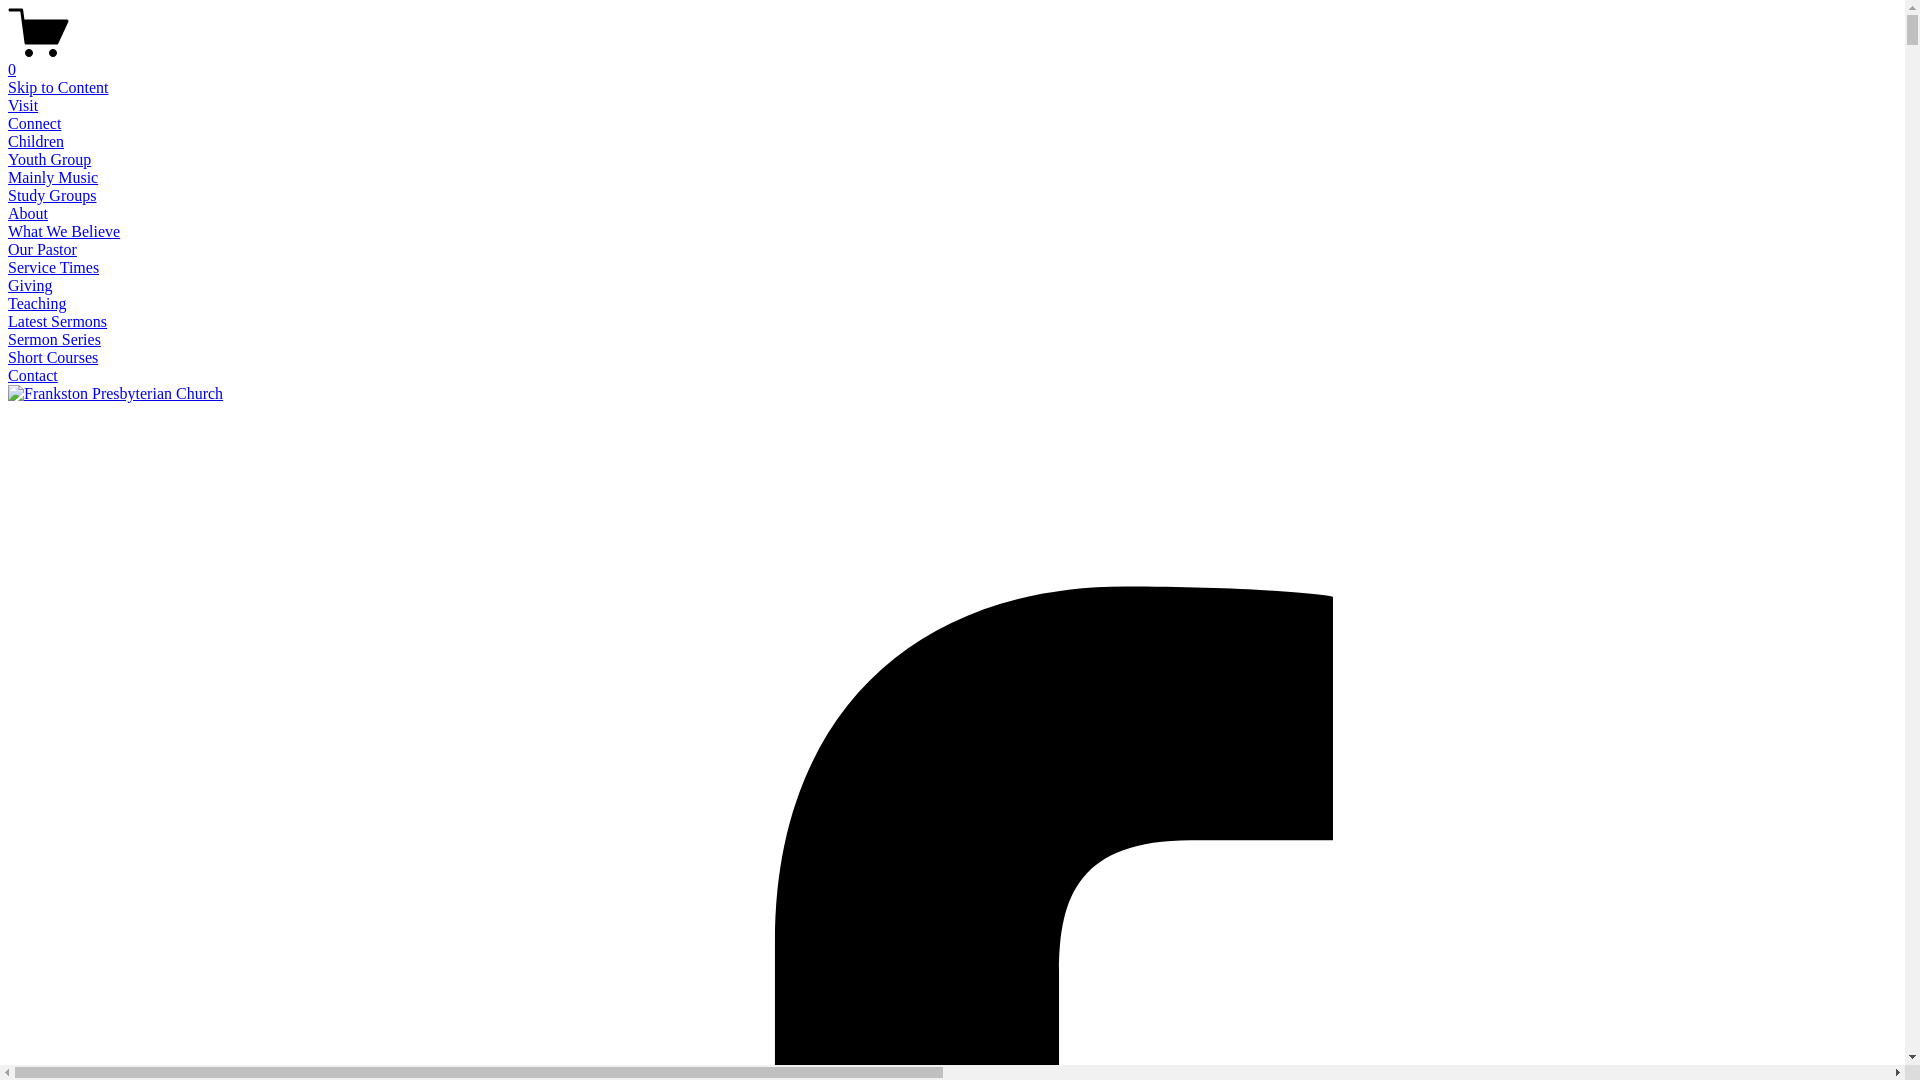 The width and height of the screenshot is (1920, 1080). Describe the element at coordinates (53, 266) in the screenshot. I see `'Service Times'` at that location.